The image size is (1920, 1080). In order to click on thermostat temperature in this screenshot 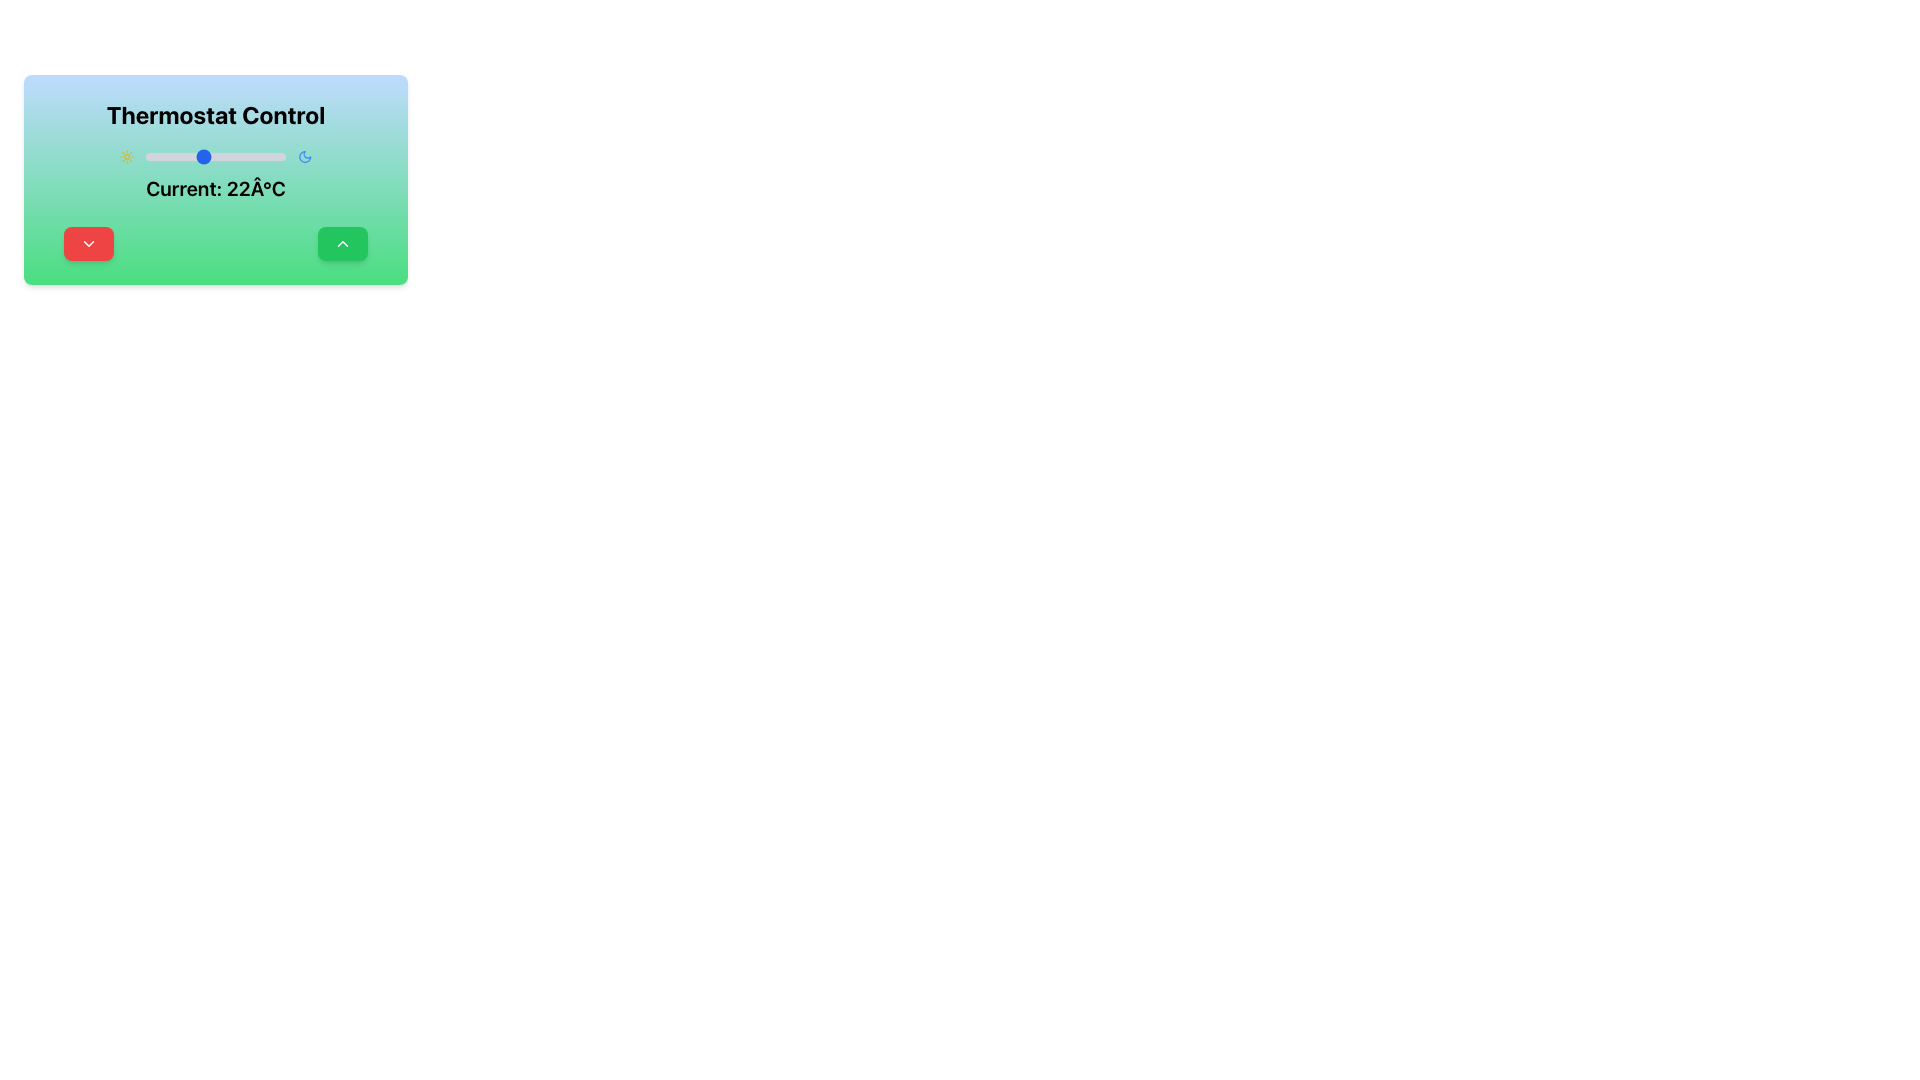, I will do `click(257, 156)`.